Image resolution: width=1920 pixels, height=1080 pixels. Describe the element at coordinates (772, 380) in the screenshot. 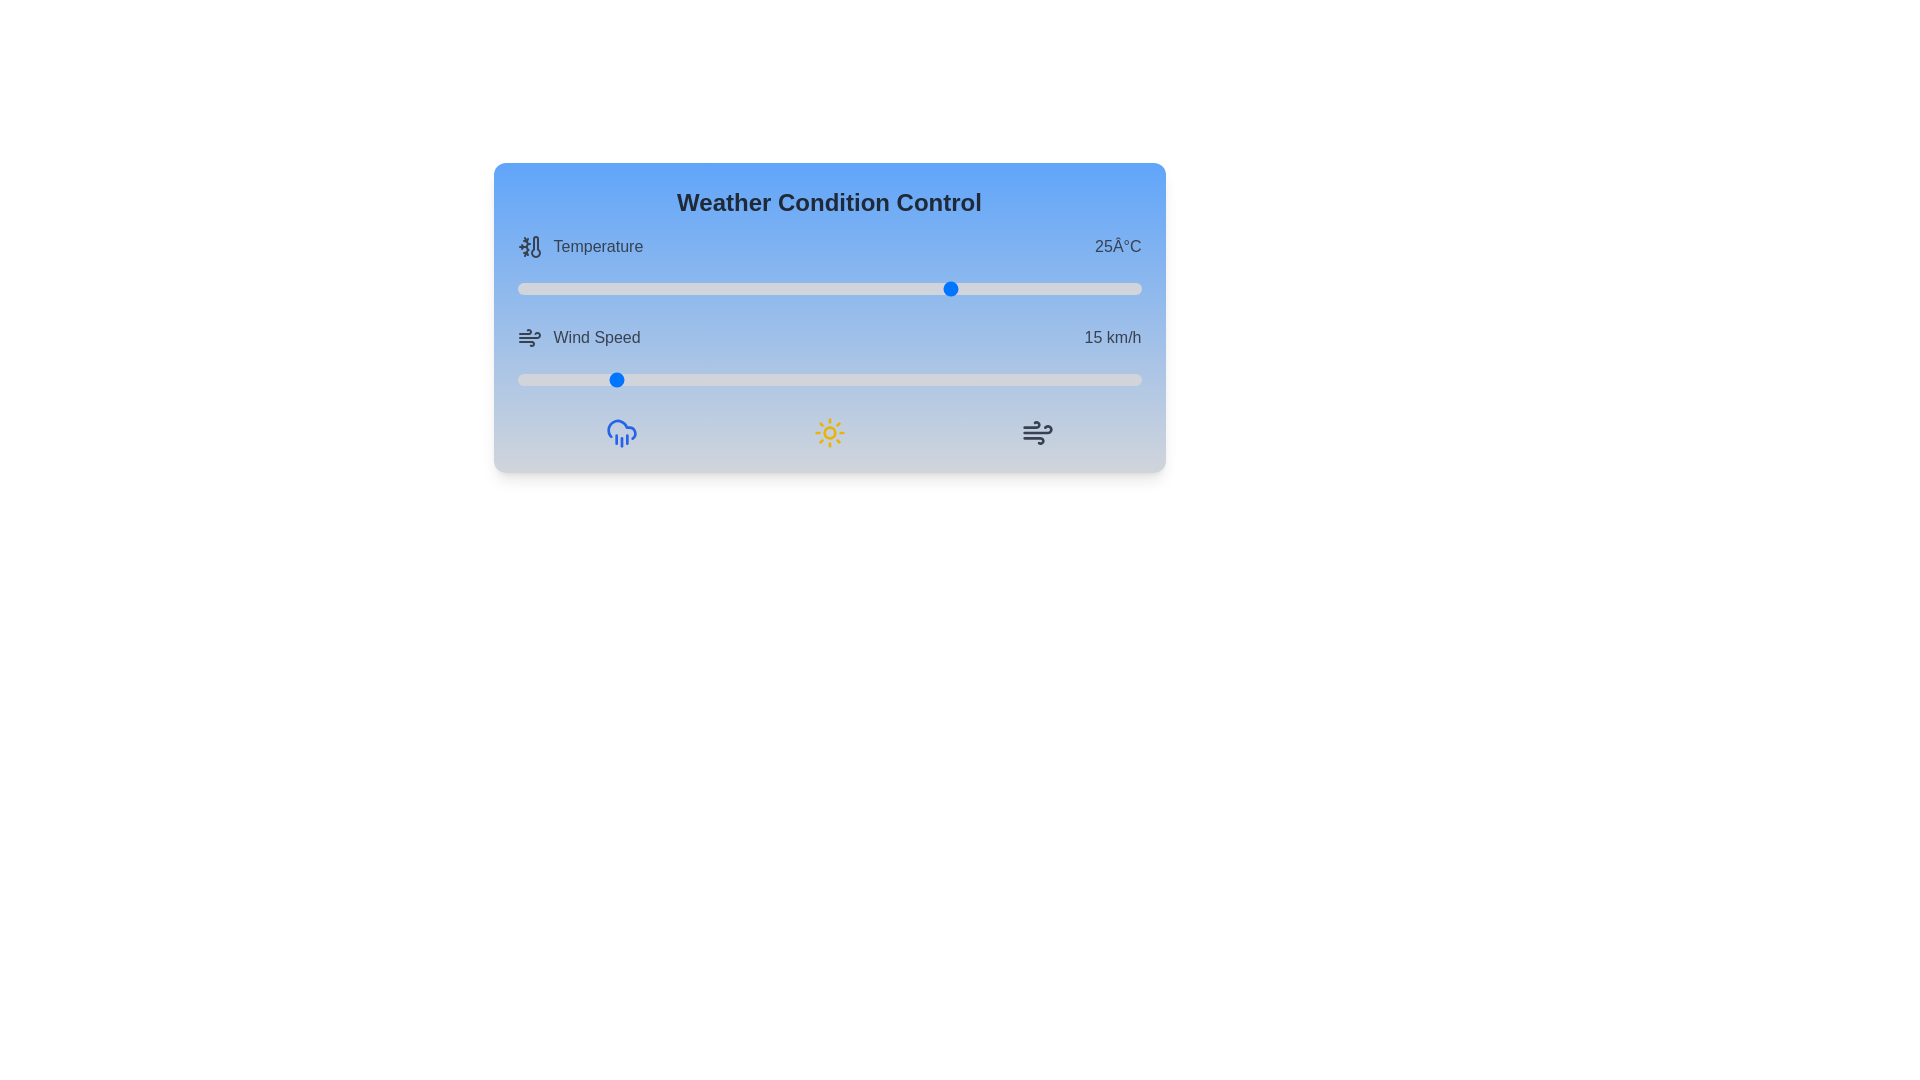

I see `the wind speed slider to 41 km/h` at that location.